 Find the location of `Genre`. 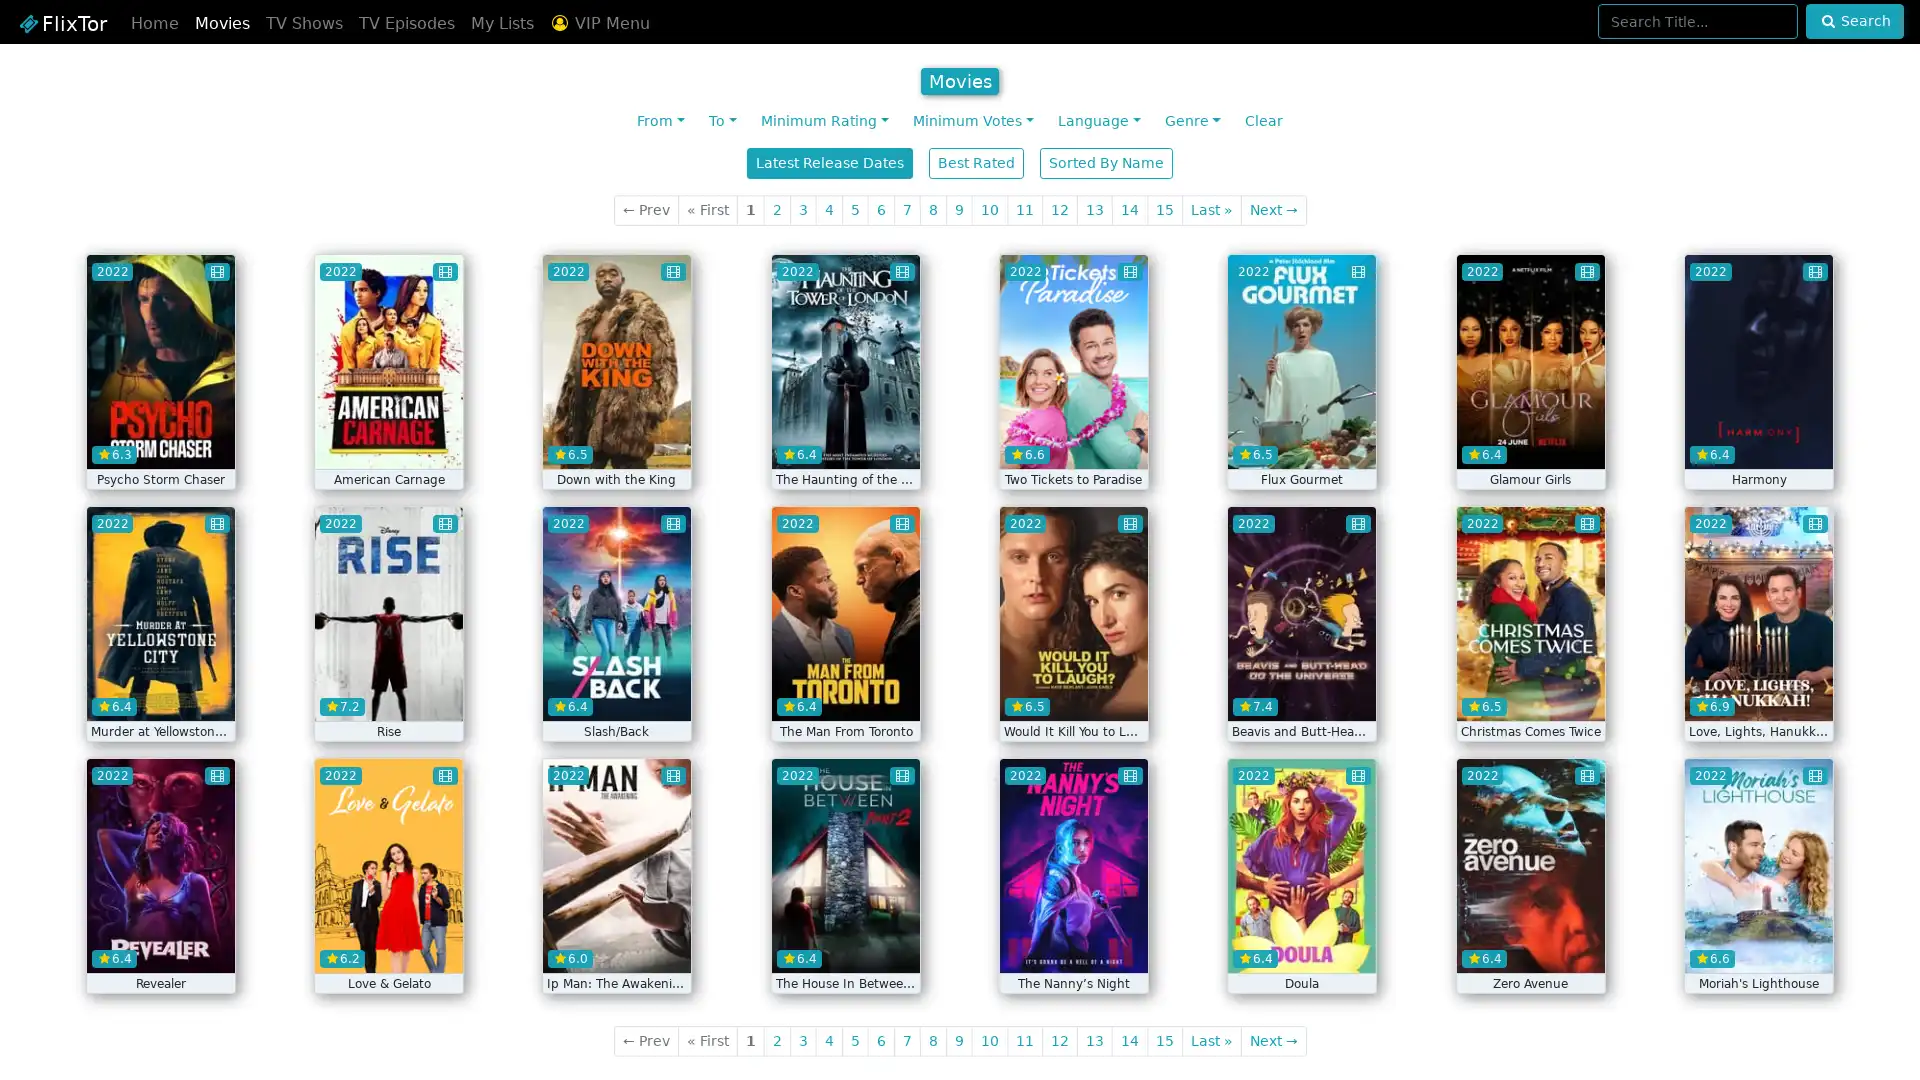

Genre is located at coordinates (1191, 121).